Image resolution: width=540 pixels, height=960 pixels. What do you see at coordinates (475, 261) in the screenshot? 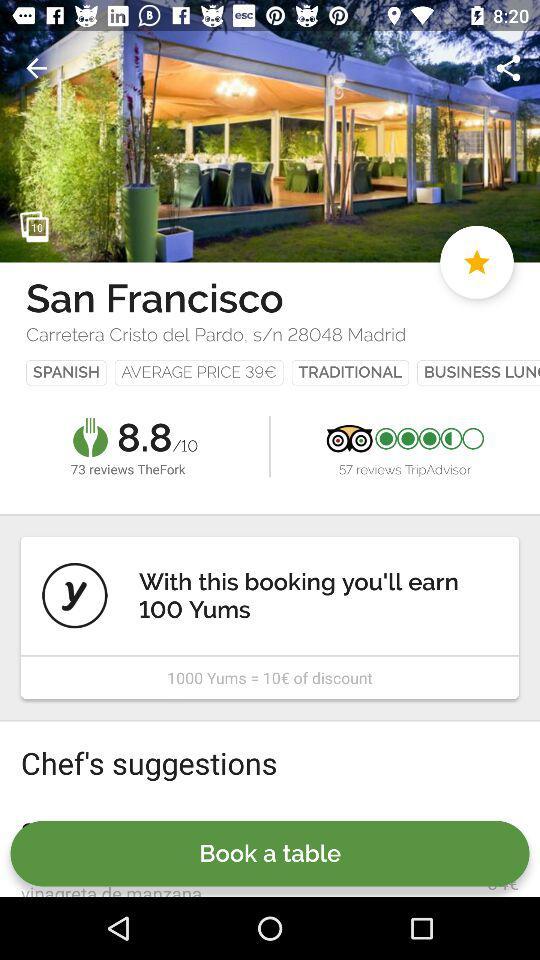
I see `the star icon` at bounding box center [475, 261].